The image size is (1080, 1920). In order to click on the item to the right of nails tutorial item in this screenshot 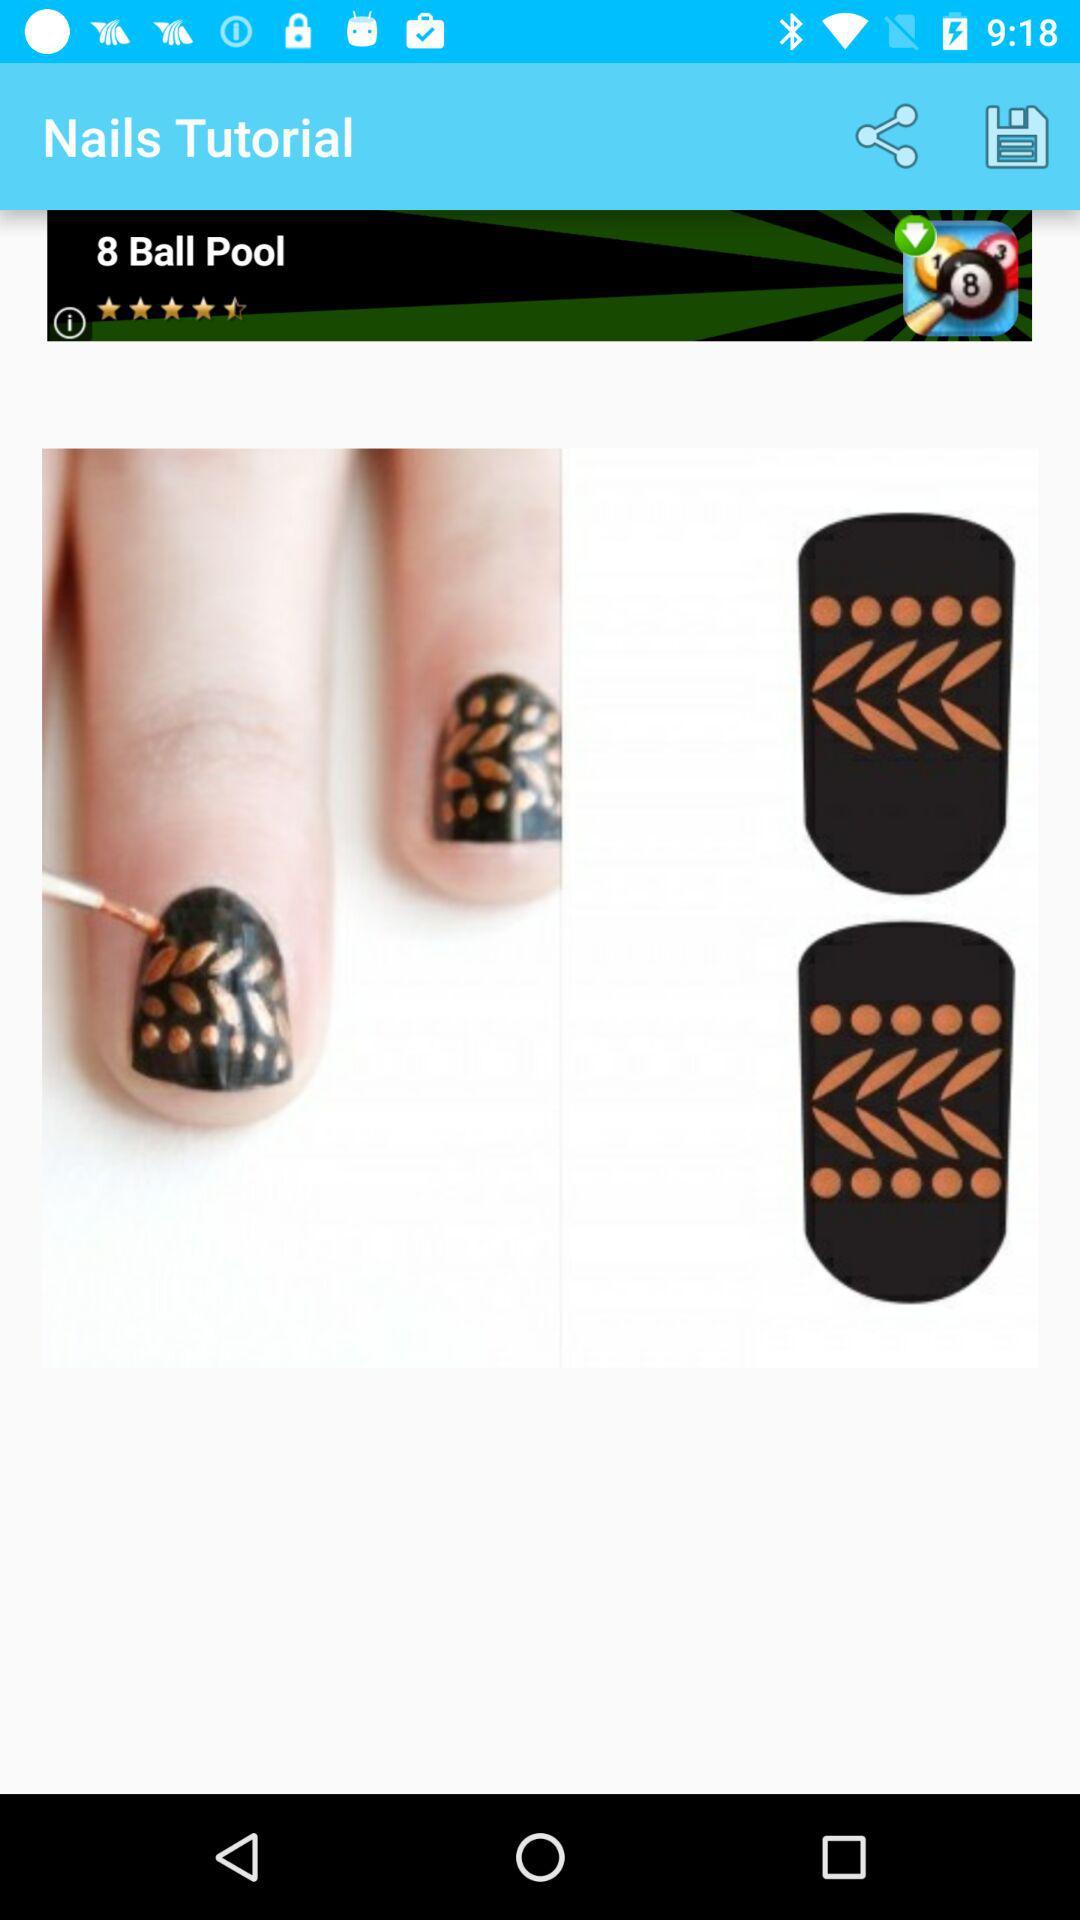, I will do `click(890, 135)`.